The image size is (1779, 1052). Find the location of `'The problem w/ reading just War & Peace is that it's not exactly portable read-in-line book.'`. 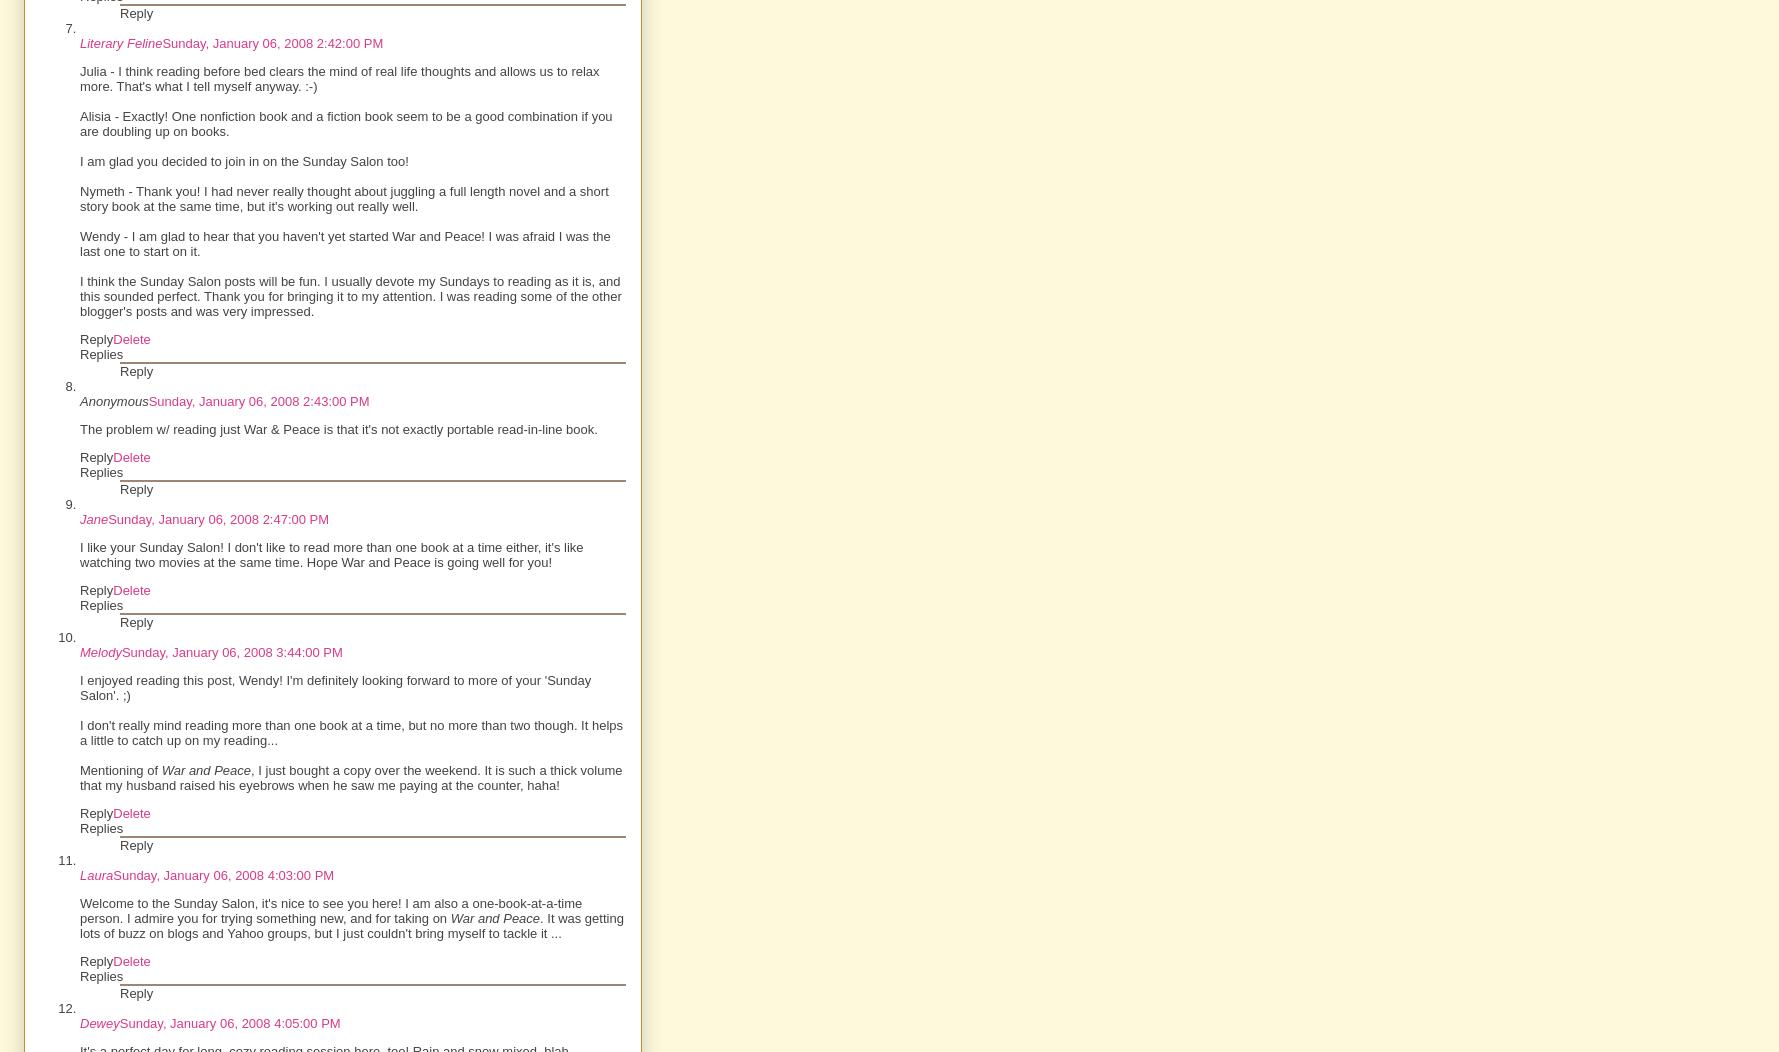

'The problem w/ reading just War & Peace is that it's not exactly portable read-in-line book.' is located at coordinates (338, 428).